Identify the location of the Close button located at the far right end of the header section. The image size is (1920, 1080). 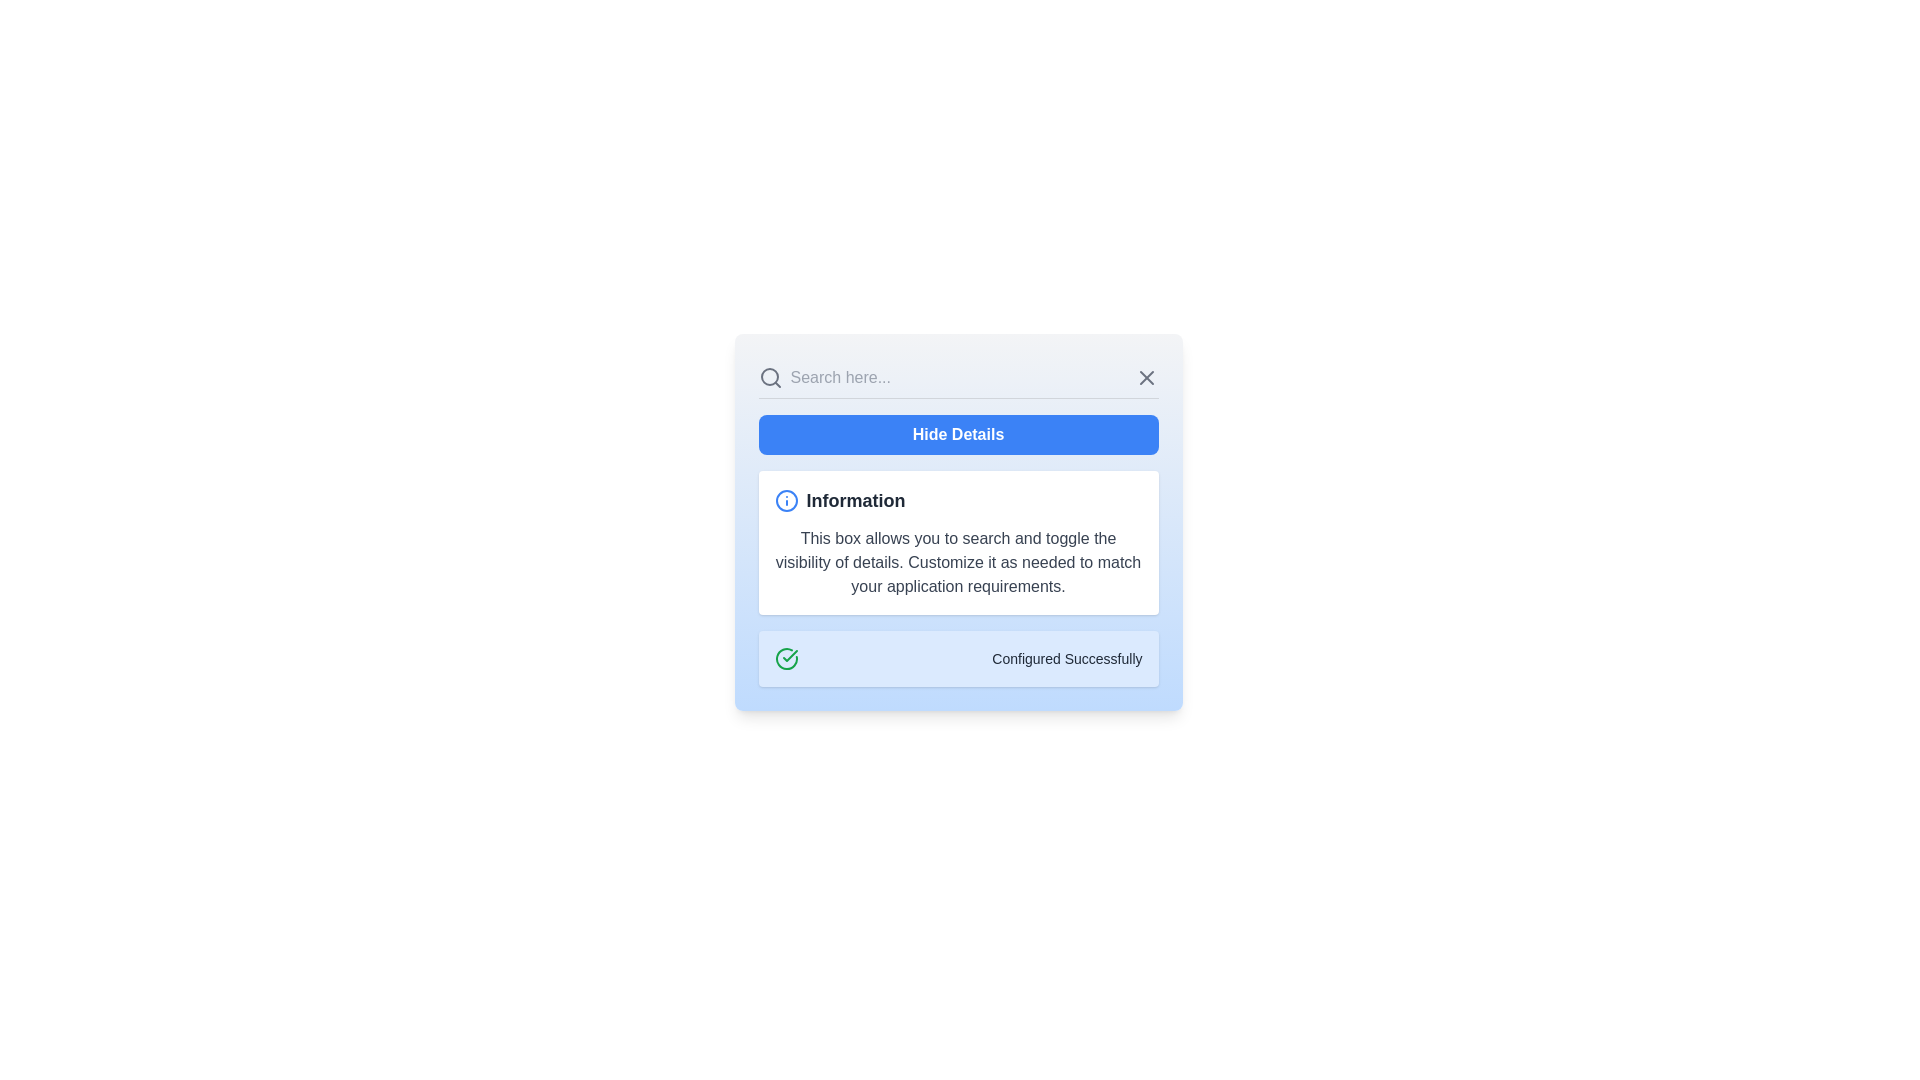
(1146, 378).